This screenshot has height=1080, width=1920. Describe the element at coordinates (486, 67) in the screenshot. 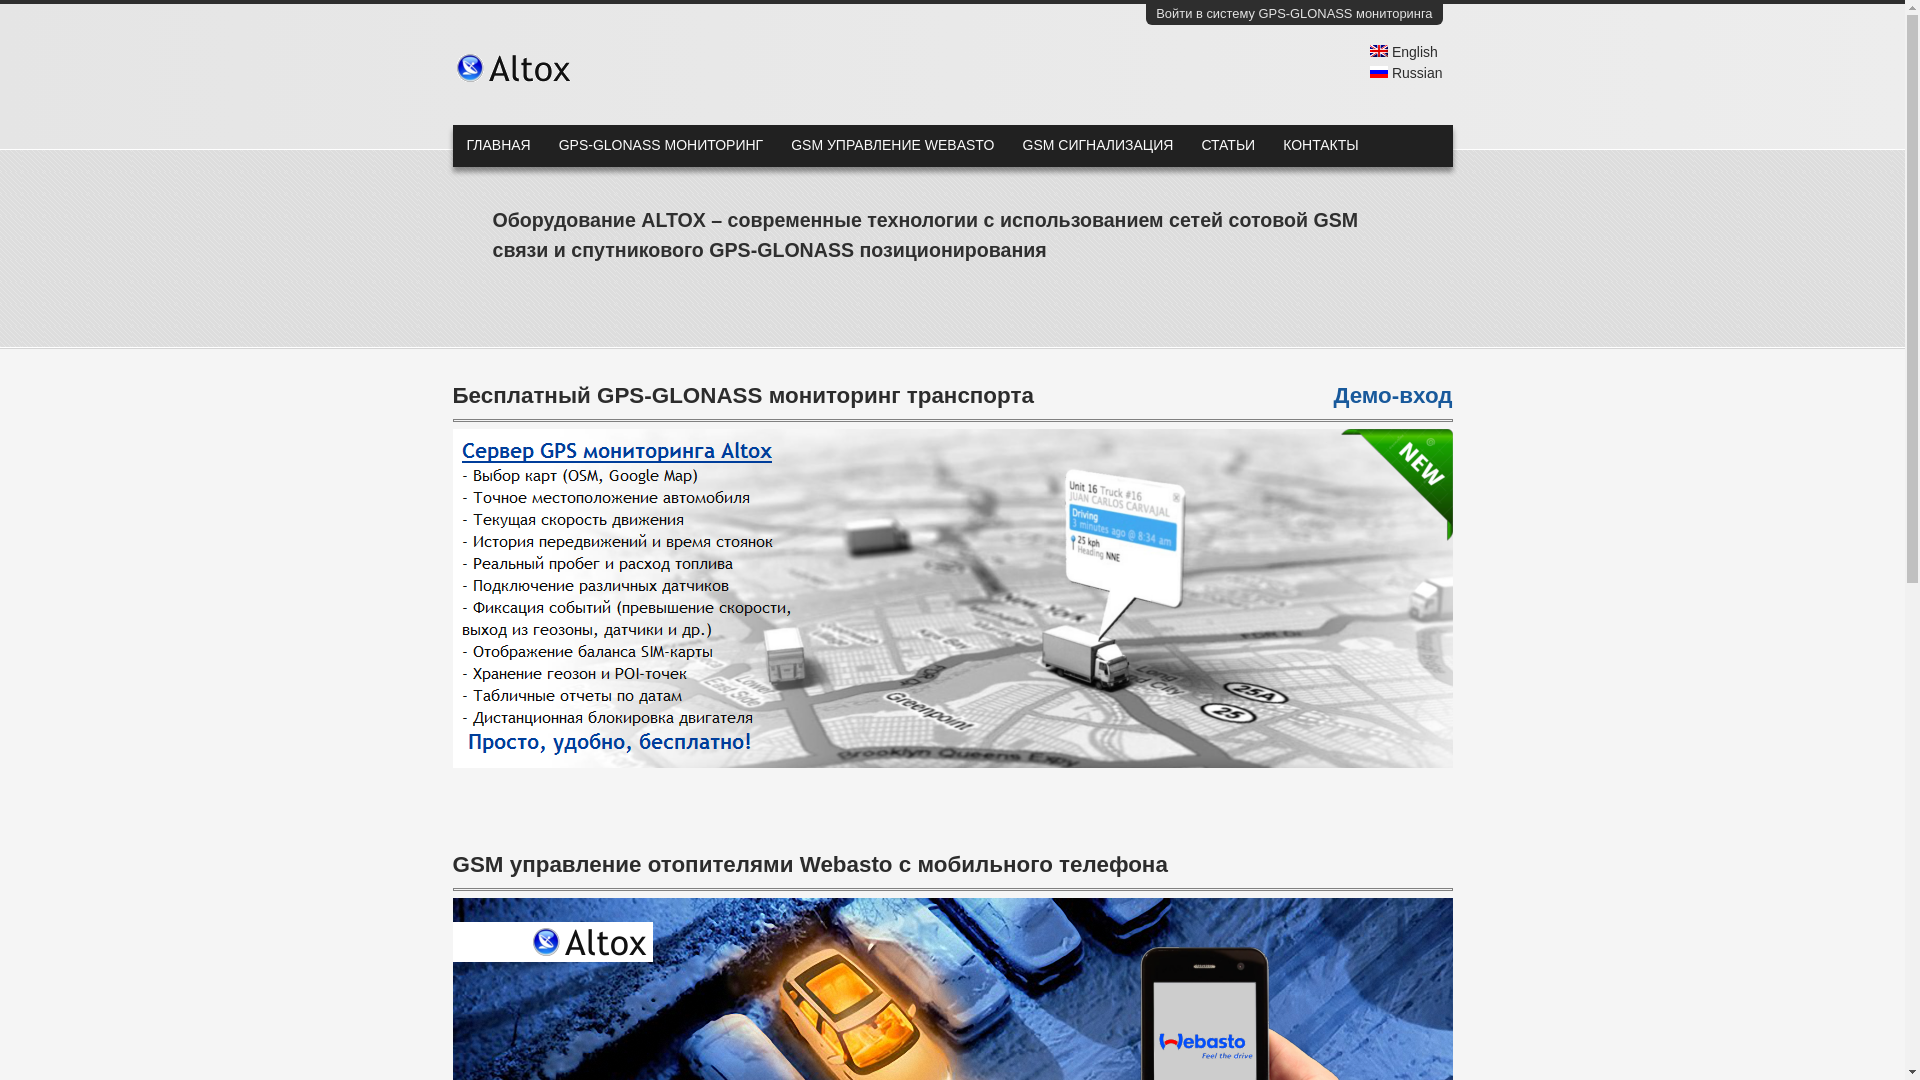

I see `'Altox'` at that location.